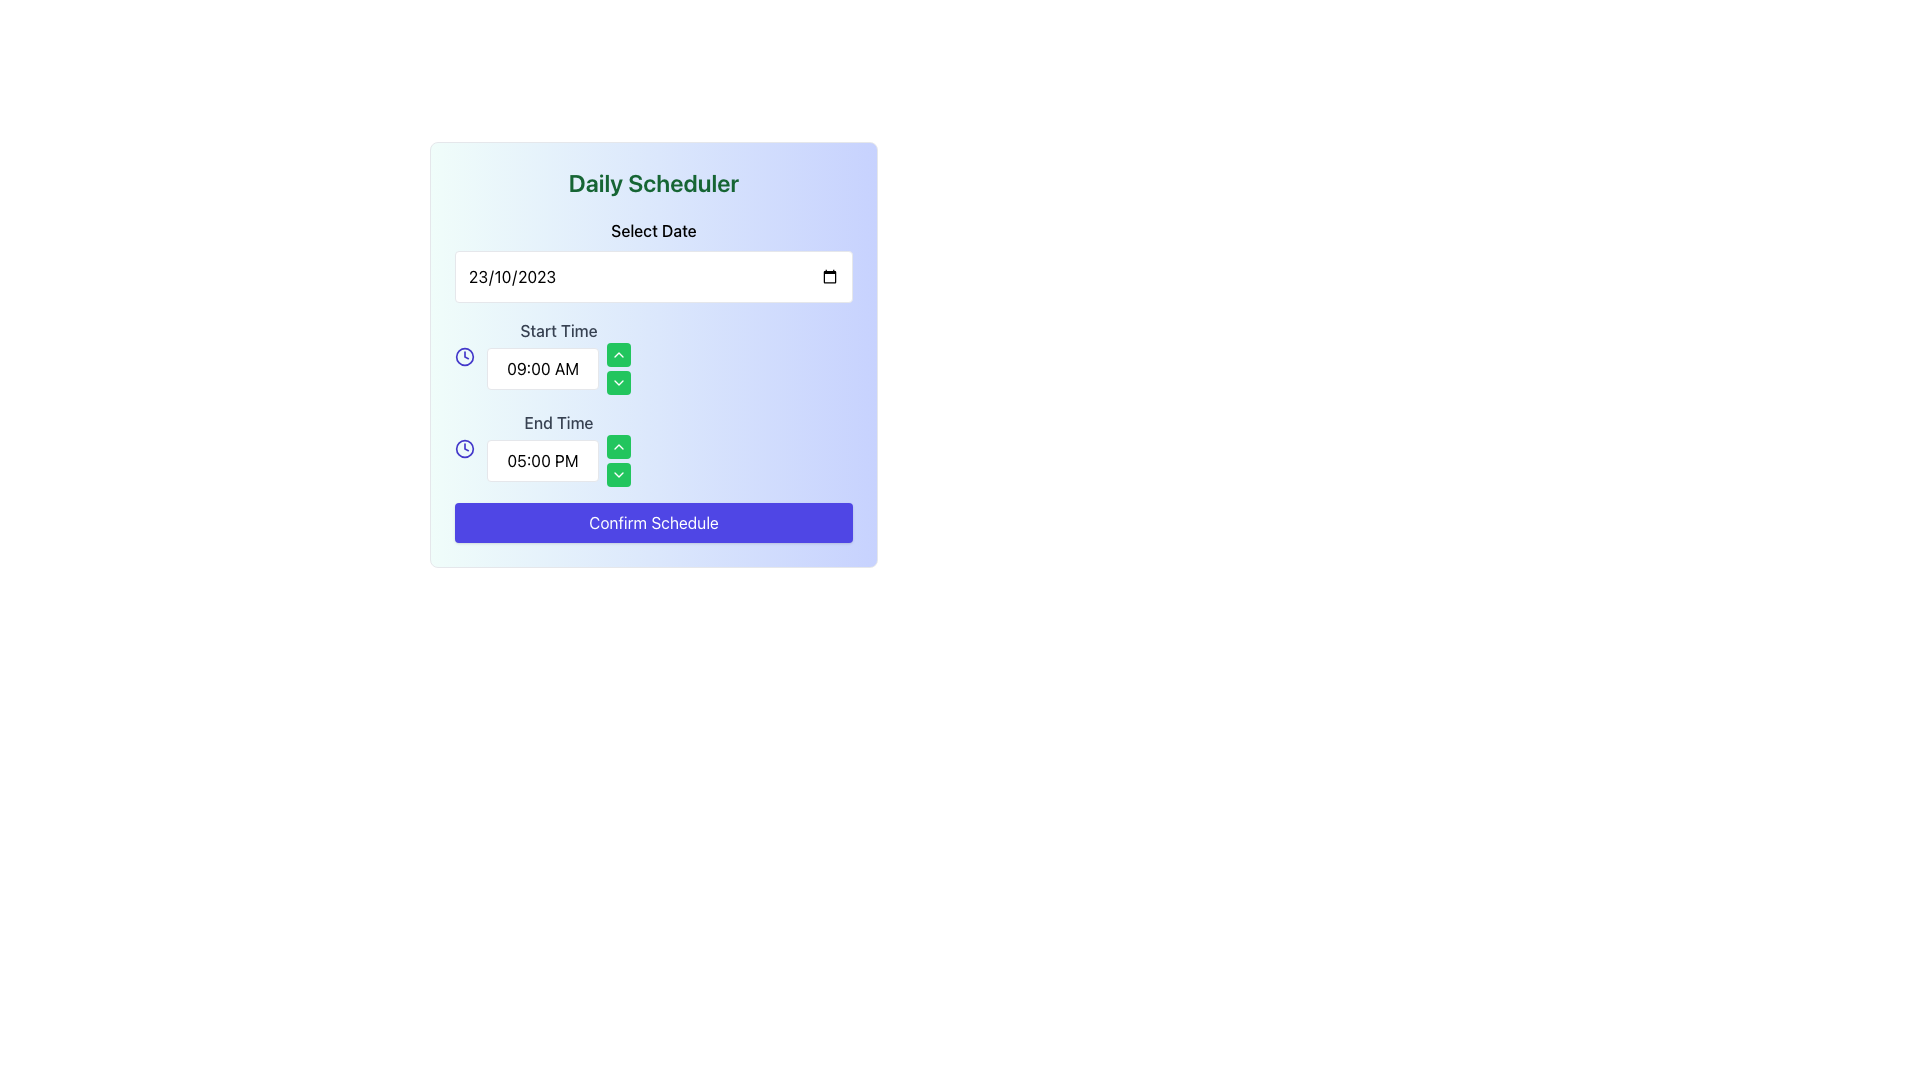 The height and width of the screenshot is (1080, 1920). What do you see at coordinates (464, 356) in the screenshot?
I see `the inner circle of the clock icon, which is located to the left of the 'End Time' field in the interface` at bounding box center [464, 356].